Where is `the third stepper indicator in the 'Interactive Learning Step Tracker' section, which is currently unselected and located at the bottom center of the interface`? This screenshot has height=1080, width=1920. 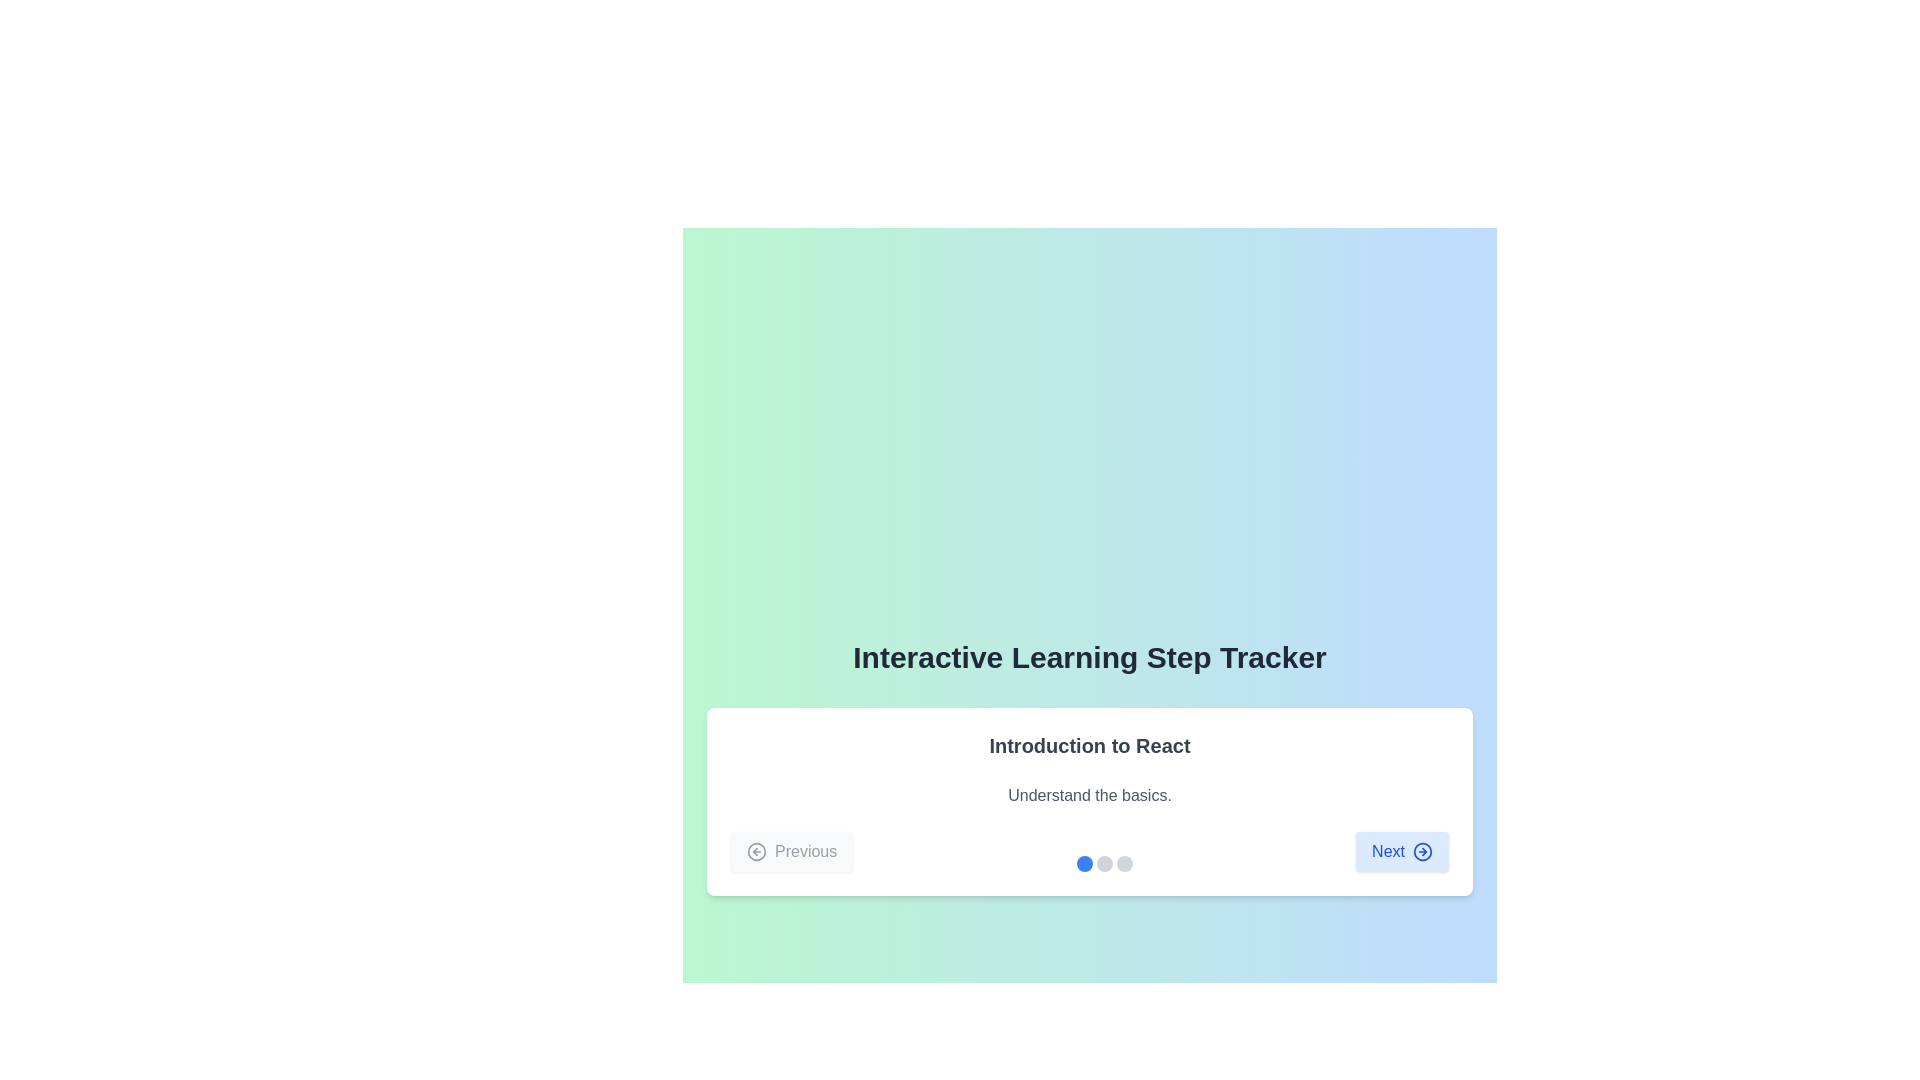 the third stepper indicator in the 'Interactive Learning Step Tracker' section, which is currently unselected and located at the bottom center of the interface is located at coordinates (1124, 863).